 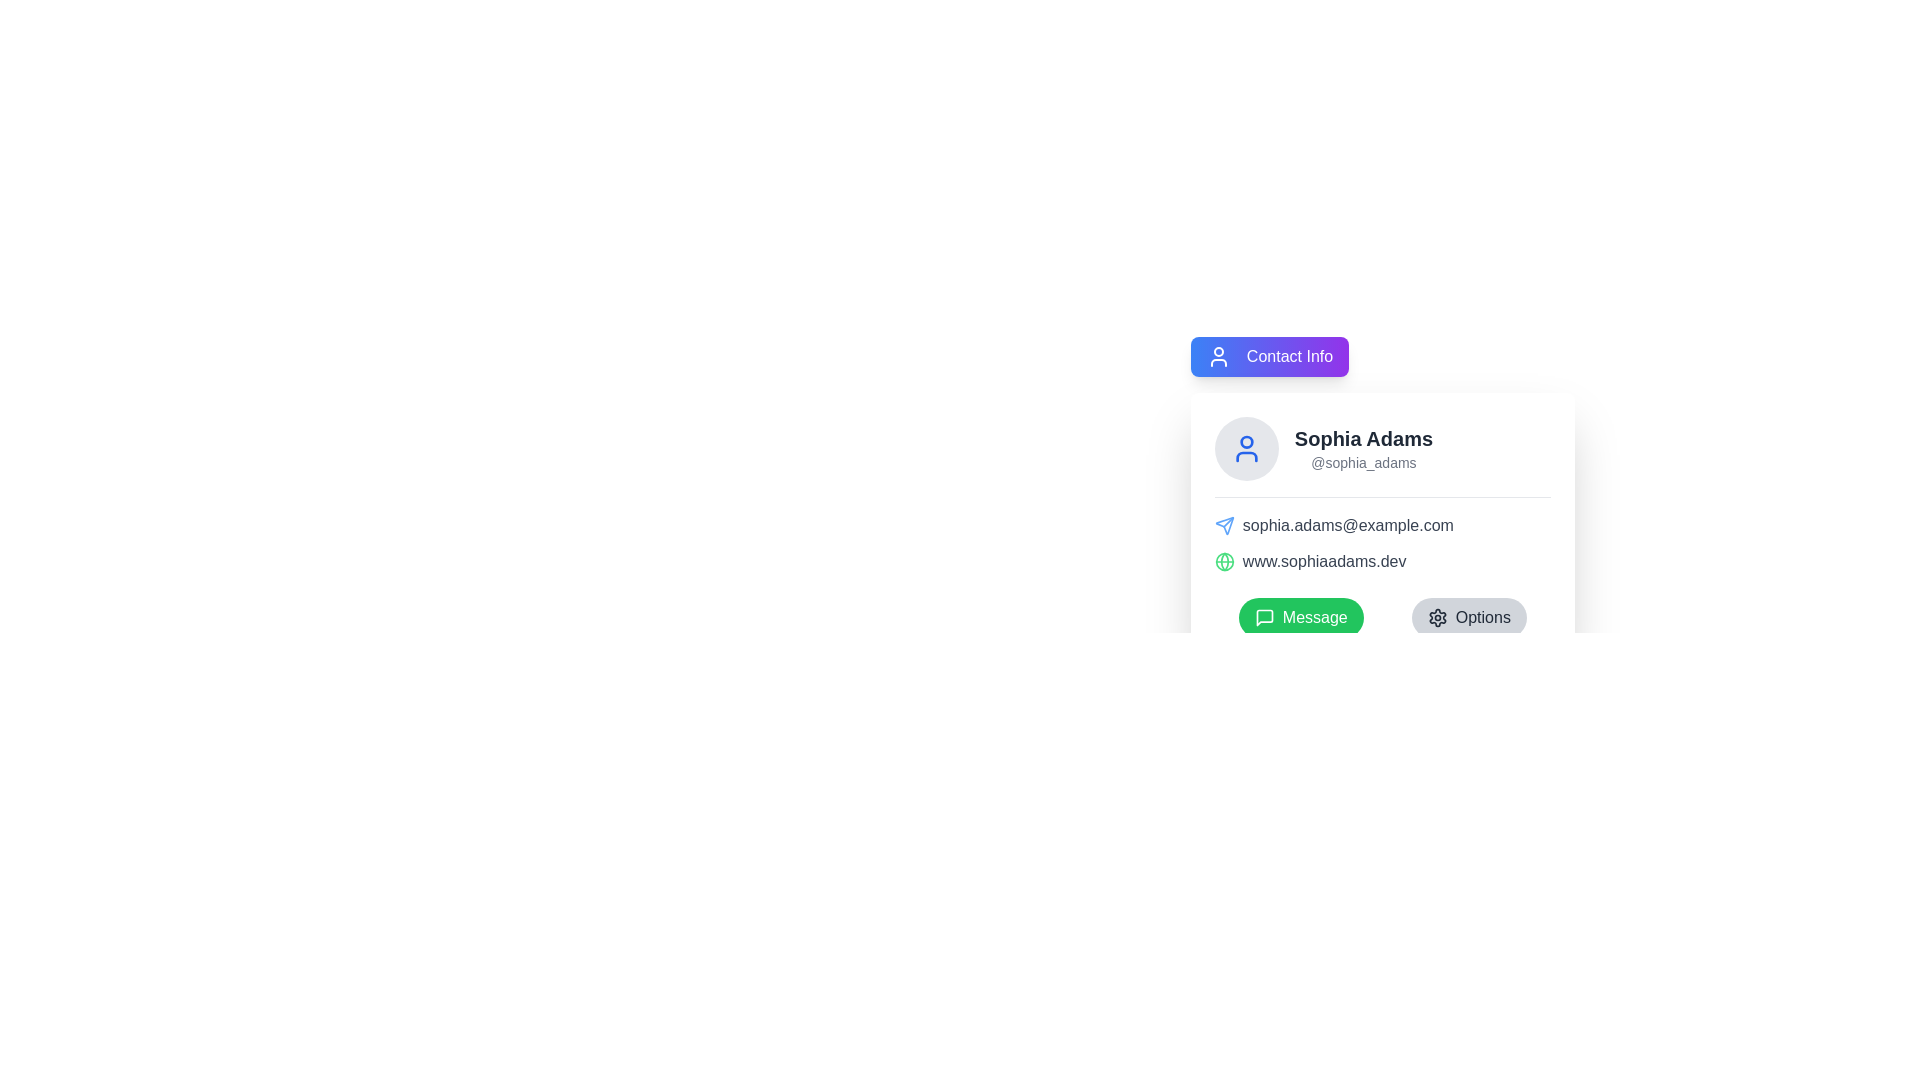 What do you see at coordinates (1381, 524) in the screenshot?
I see `the email address text label located` at bounding box center [1381, 524].